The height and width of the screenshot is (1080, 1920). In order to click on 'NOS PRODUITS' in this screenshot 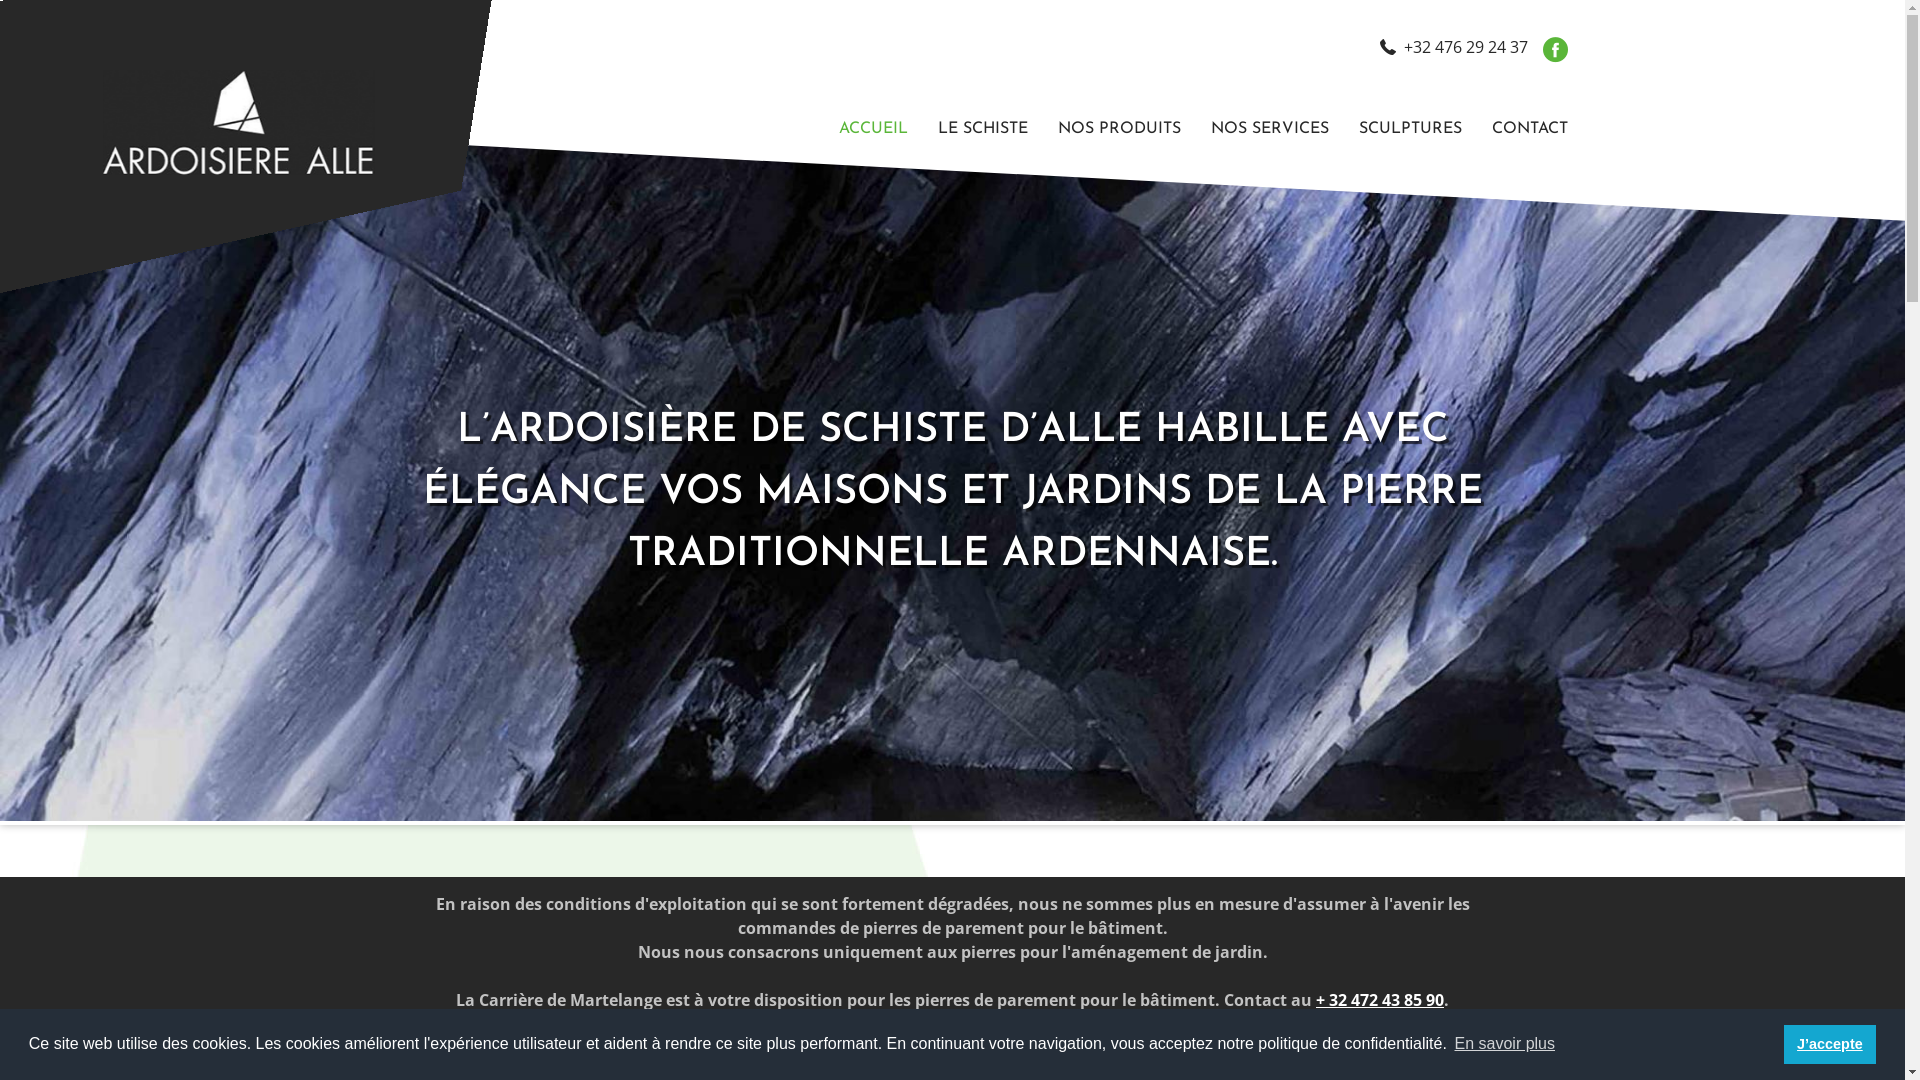, I will do `click(1117, 128)`.